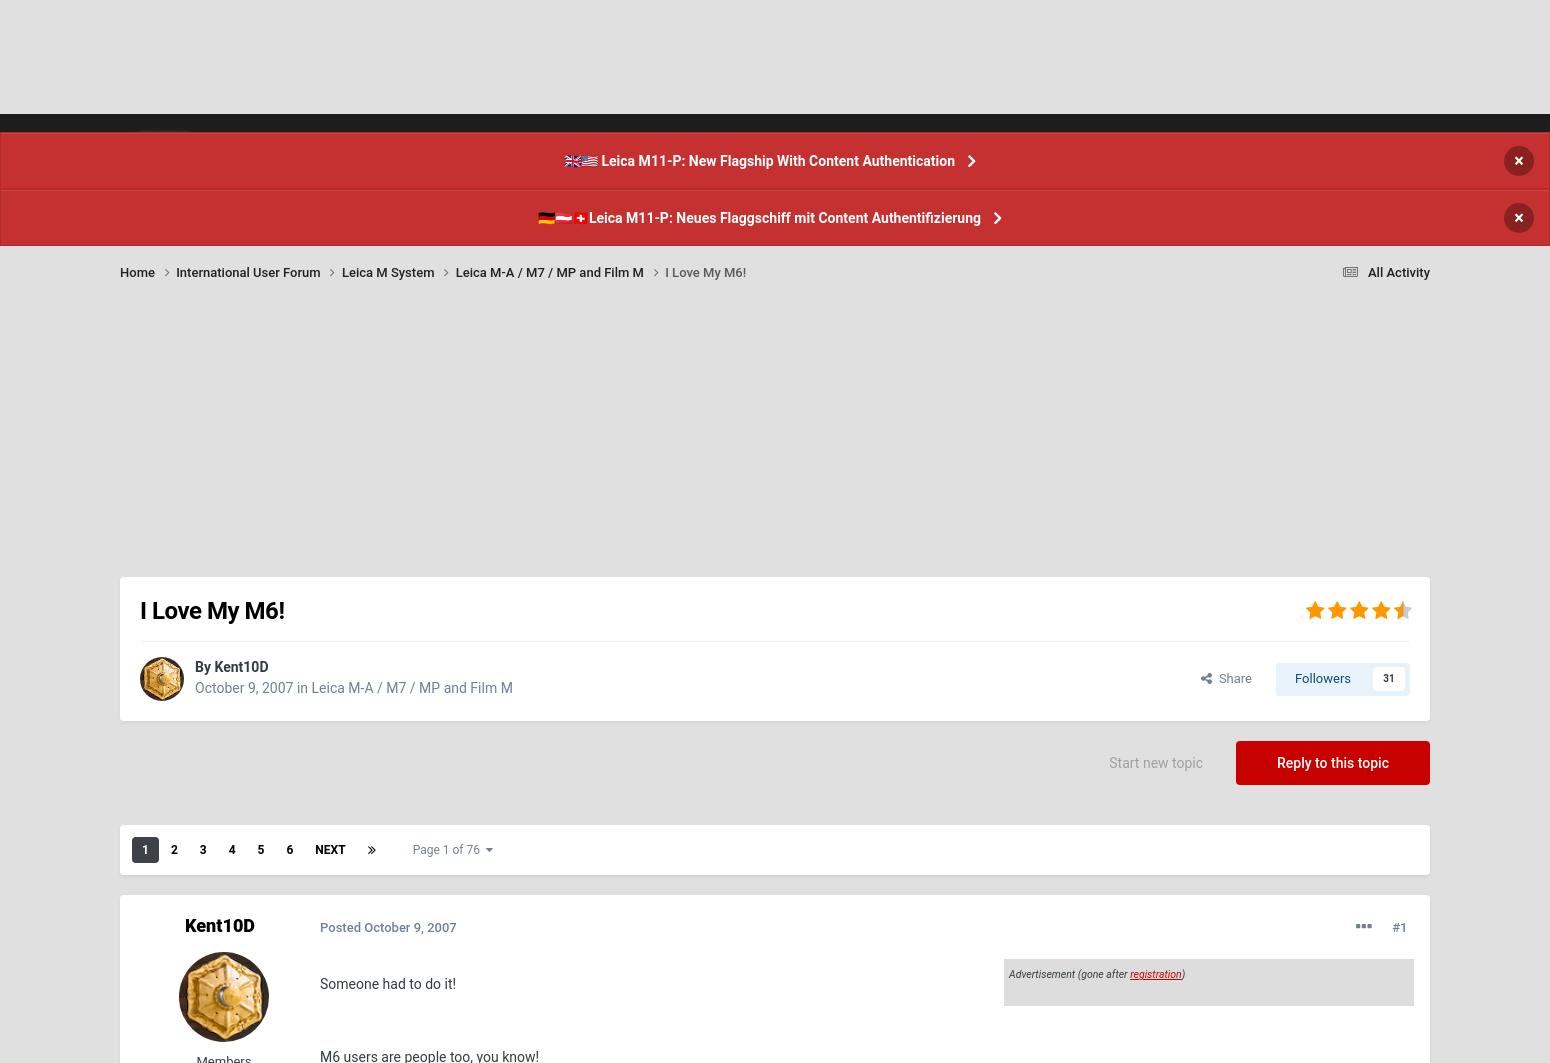  I want to click on 'I have a book that has lists of body and lens serial numbers, but you might be able to find what you're looking for here:', so click(319, 548).